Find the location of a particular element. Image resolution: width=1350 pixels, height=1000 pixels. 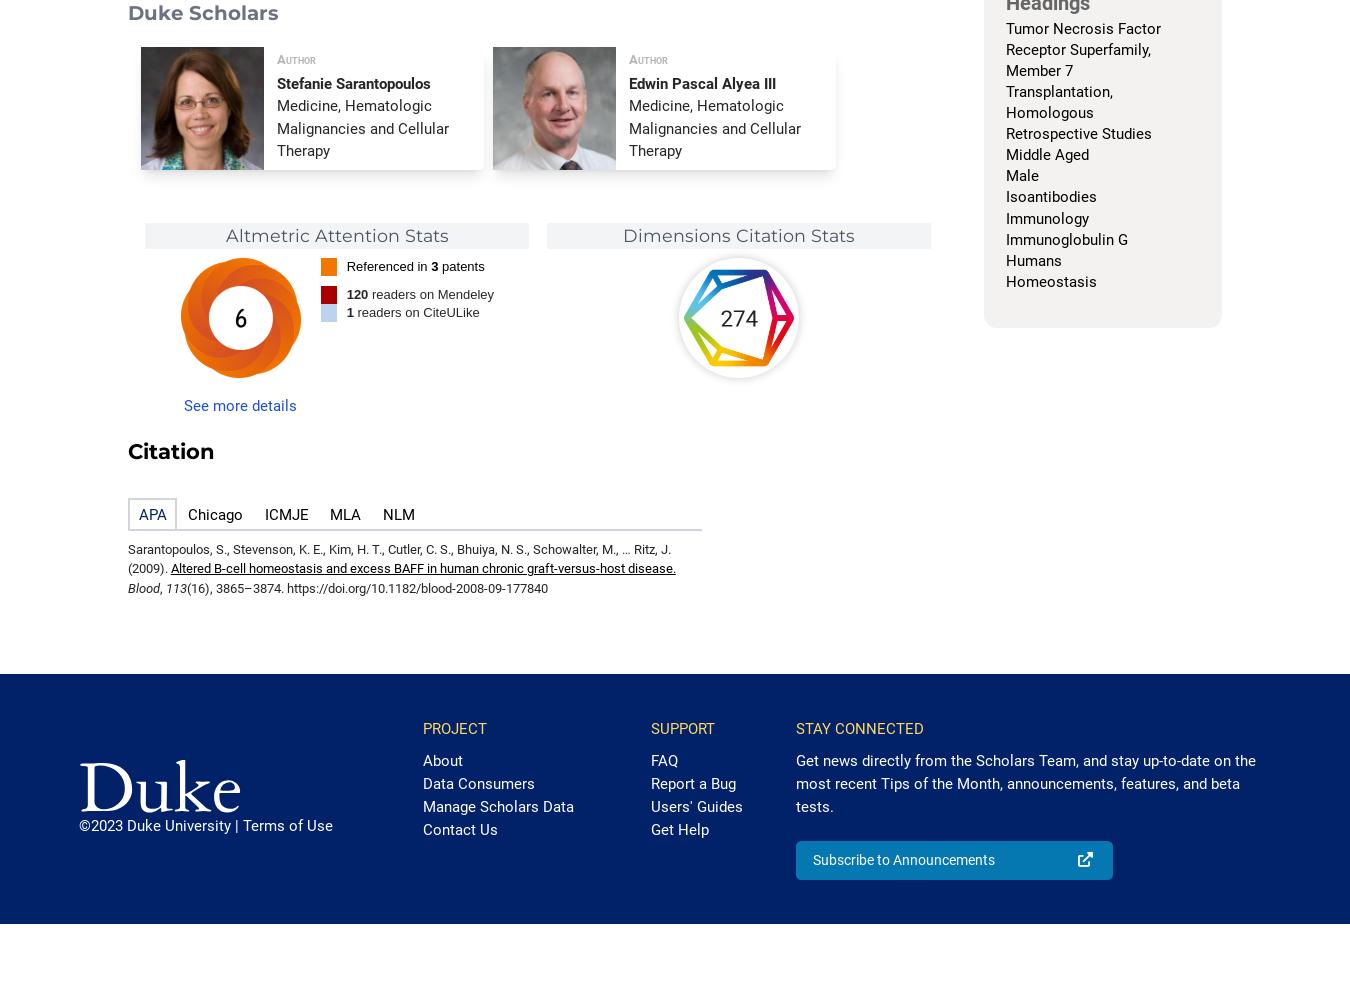

'APA' is located at coordinates (137, 515).